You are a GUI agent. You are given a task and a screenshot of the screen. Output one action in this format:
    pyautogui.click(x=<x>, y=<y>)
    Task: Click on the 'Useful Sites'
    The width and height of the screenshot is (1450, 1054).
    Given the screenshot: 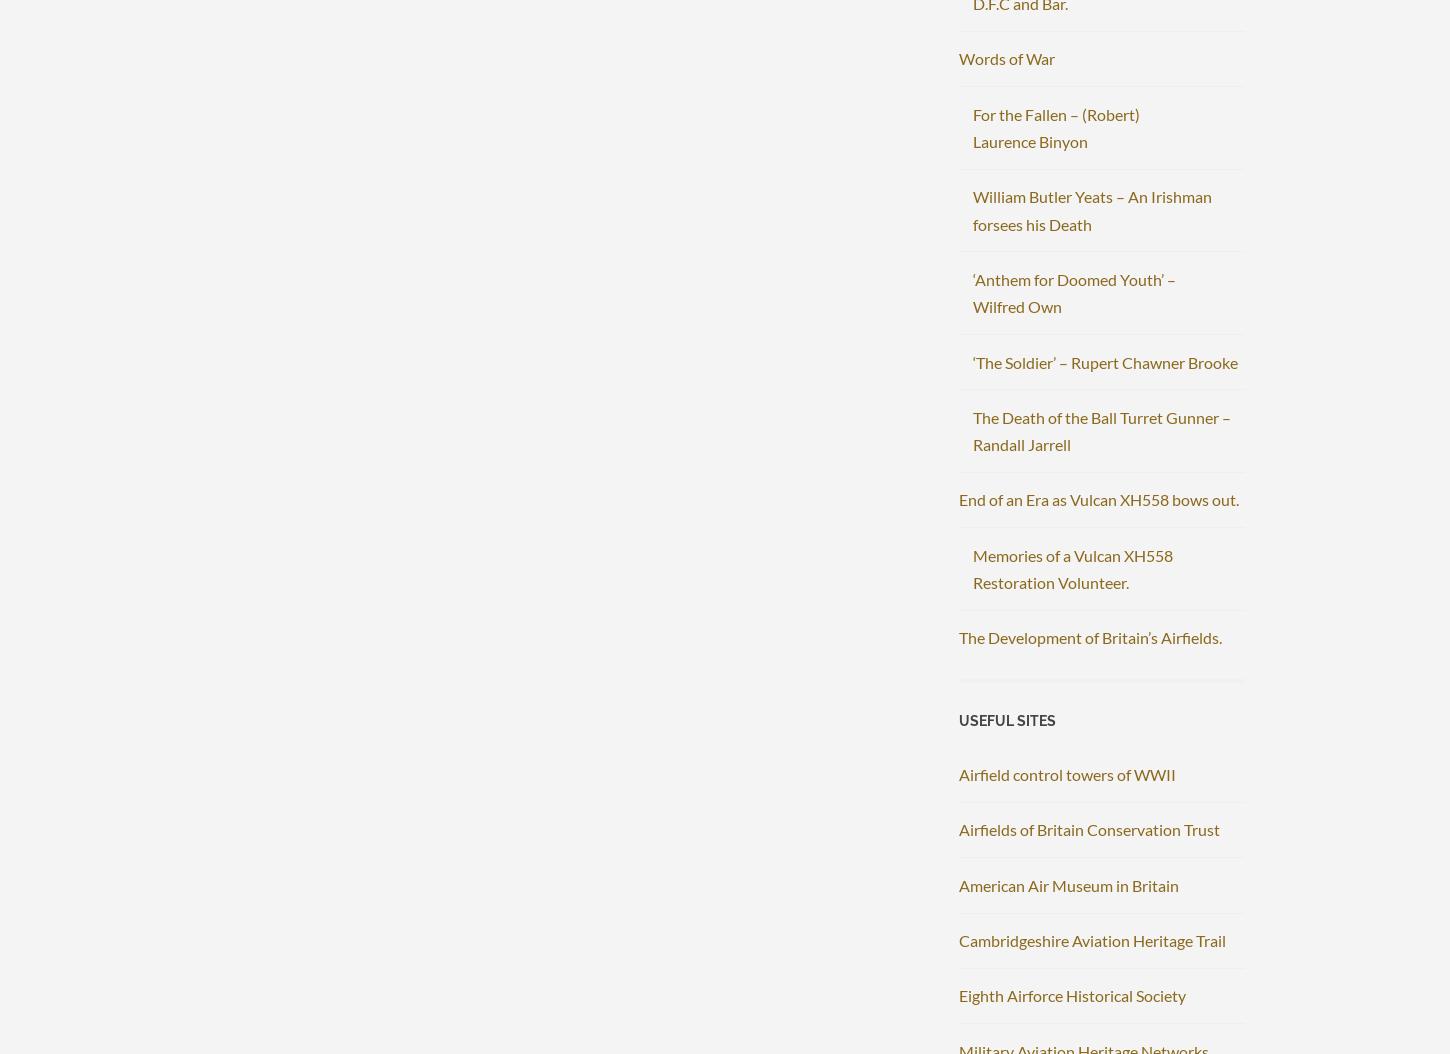 What is the action you would take?
    pyautogui.click(x=1007, y=718)
    